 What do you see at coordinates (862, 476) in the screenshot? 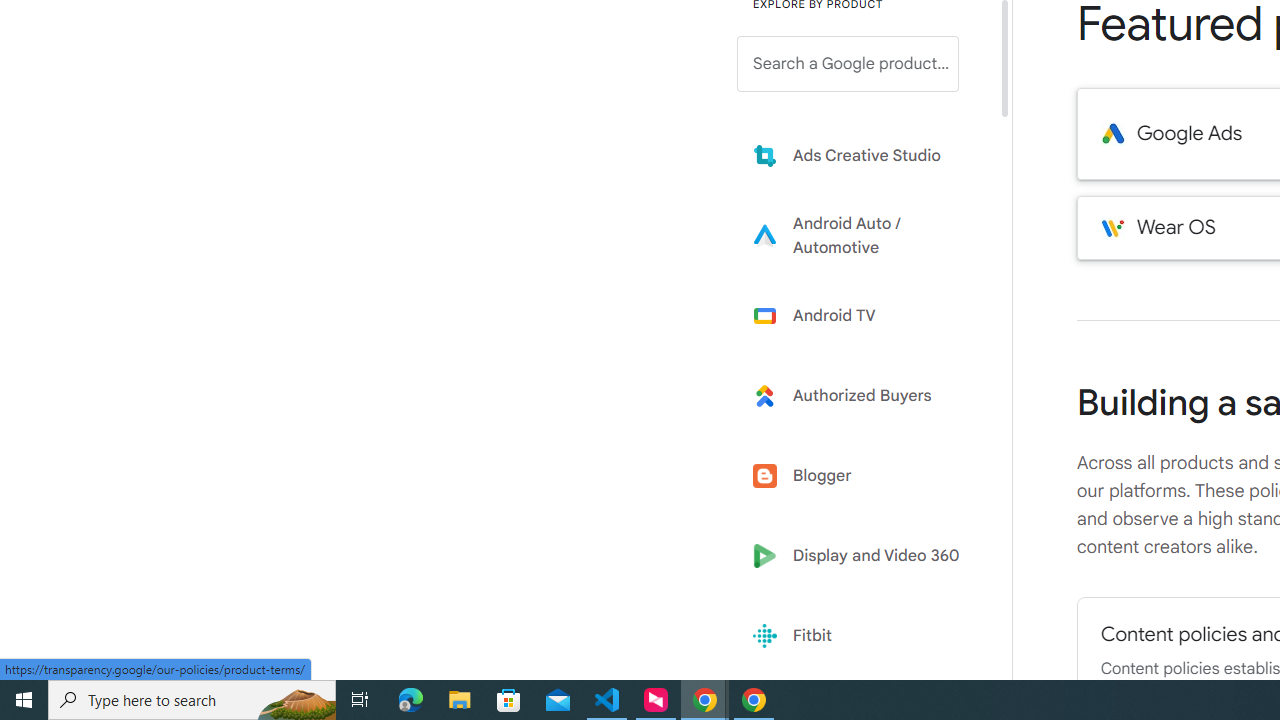
I see `'Blogger'` at bounding box center [862, 476].